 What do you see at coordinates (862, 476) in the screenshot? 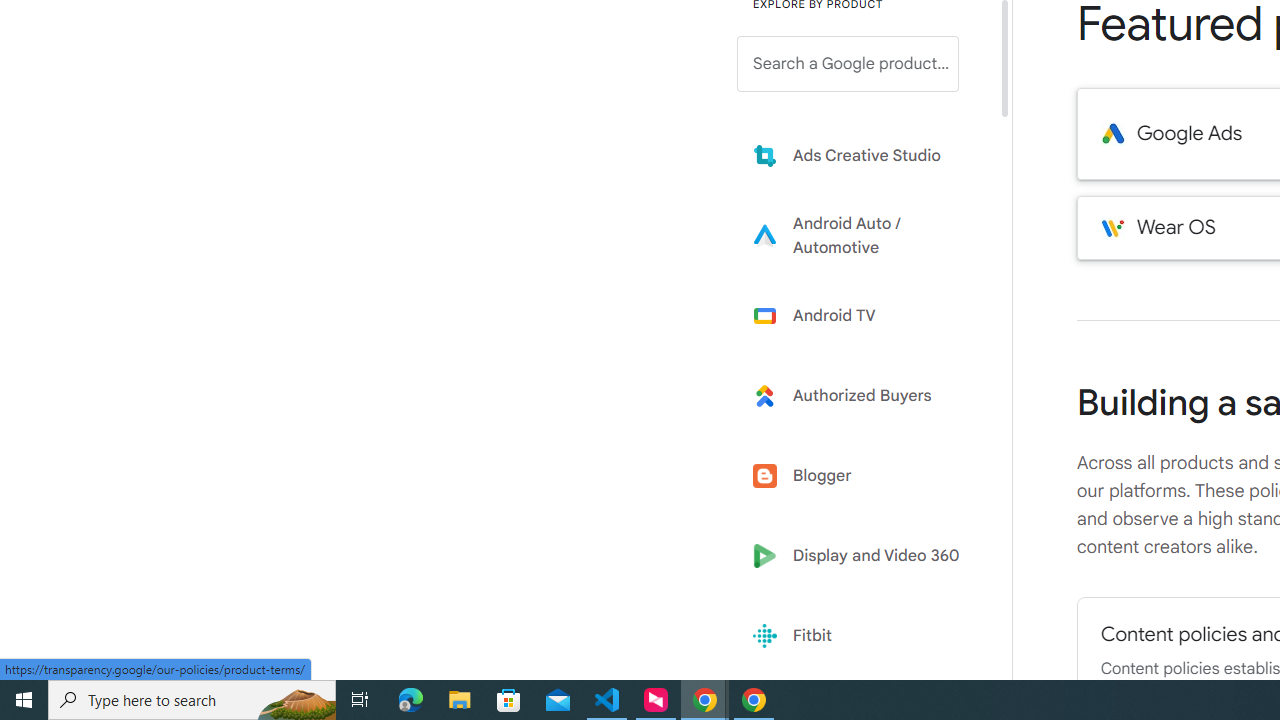
I see `'Blogger'` at bounding box center [862, 476].